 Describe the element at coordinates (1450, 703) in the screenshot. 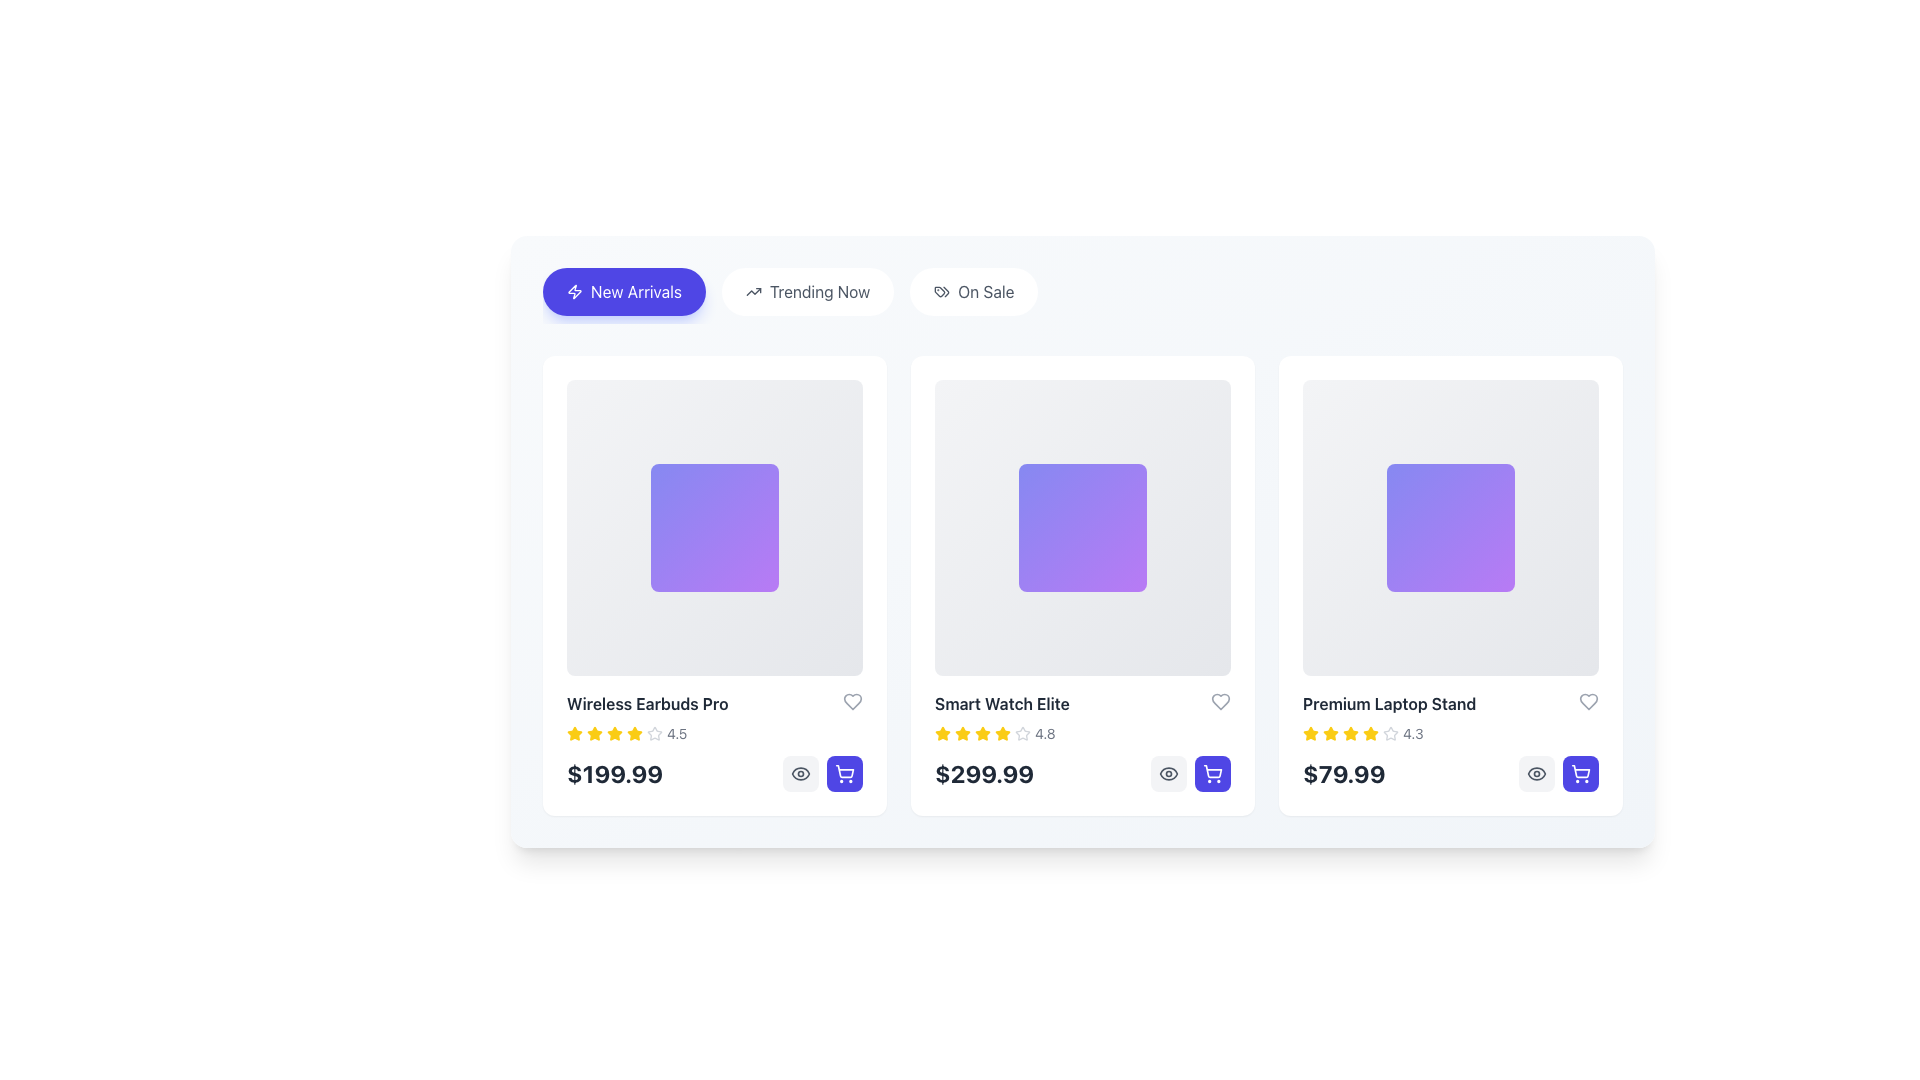

I see `the Text label that displays the product name, located in the third column of the product card, positioned between the product image and rating stars` at that location.